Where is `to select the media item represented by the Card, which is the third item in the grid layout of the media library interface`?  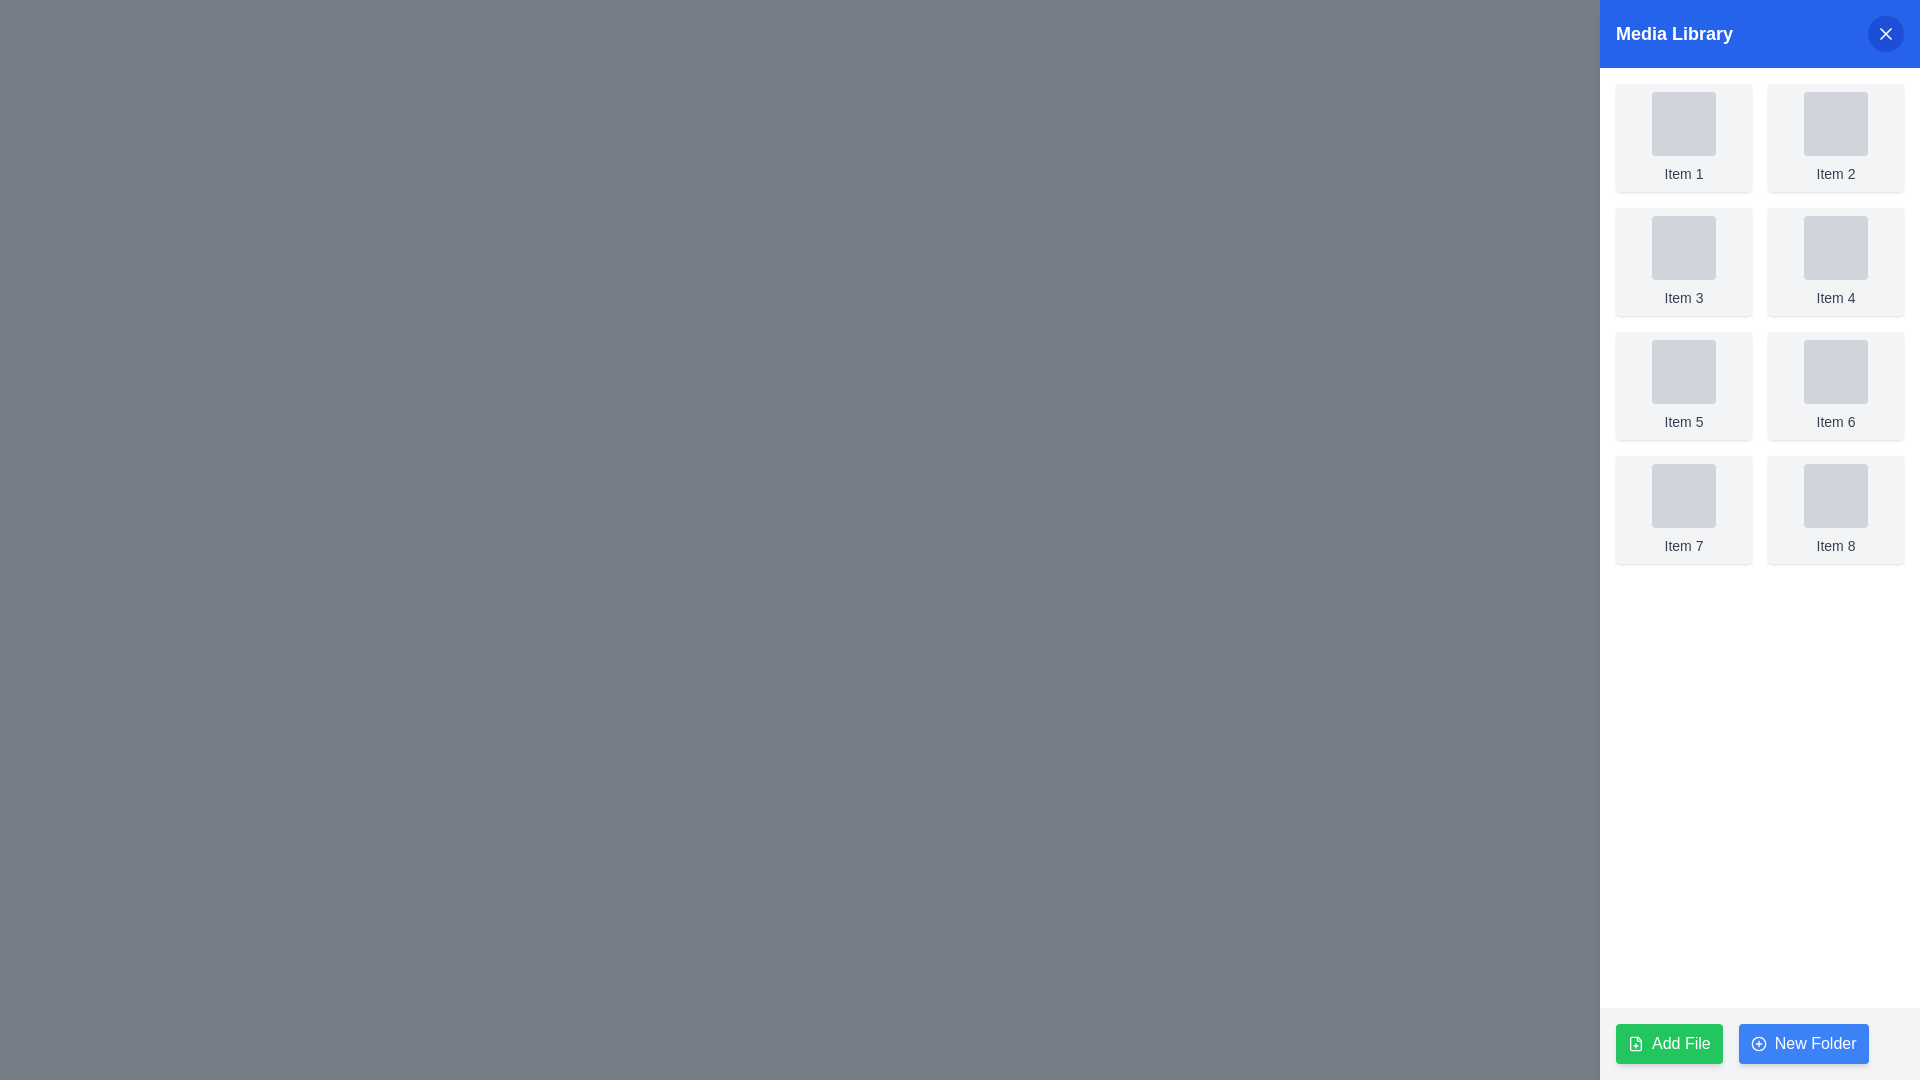 to select the media item represented by the Card, which is the third item in the grid layout of the media library interface is located at coordinates (1683, 261).